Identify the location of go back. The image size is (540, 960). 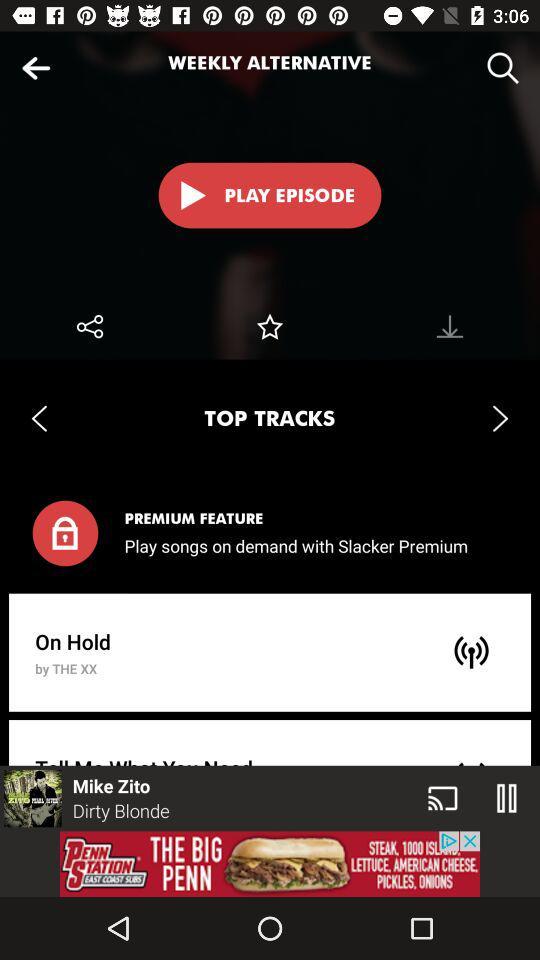
(36, 68).